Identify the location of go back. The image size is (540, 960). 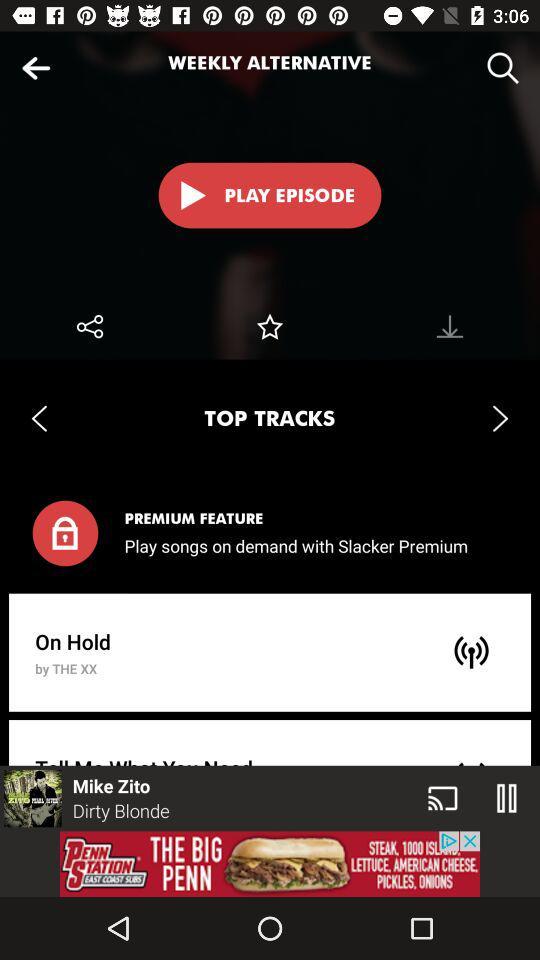
(36, 68).